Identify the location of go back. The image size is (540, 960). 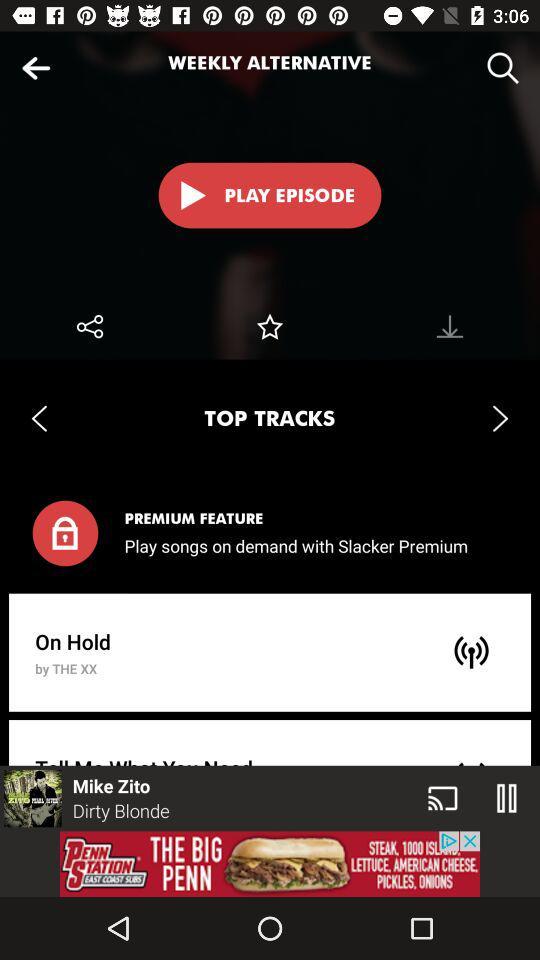
(36, 68).